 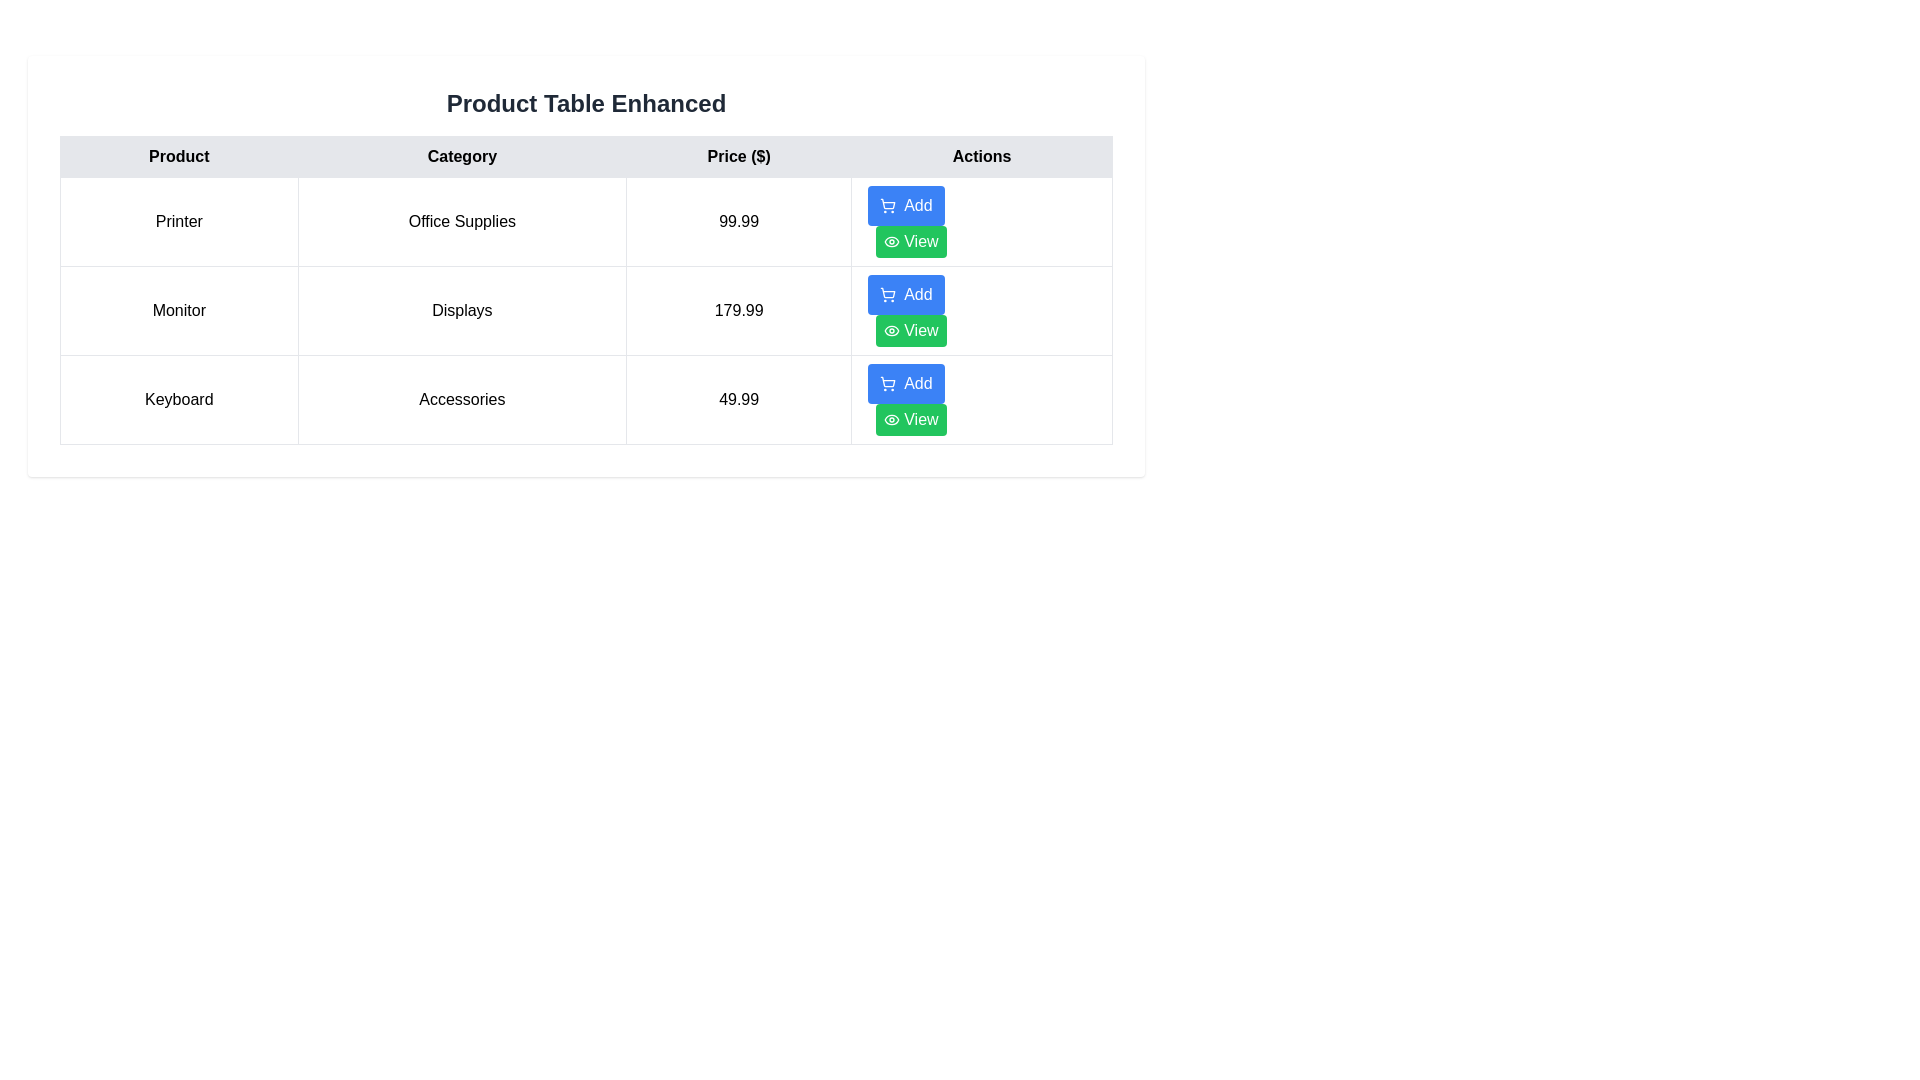 What do you see at coordinates (910, 419) in the screenshot?
I see `the second button in the 'Actions' column of the third row of the table` at bounding box center [910, 419].